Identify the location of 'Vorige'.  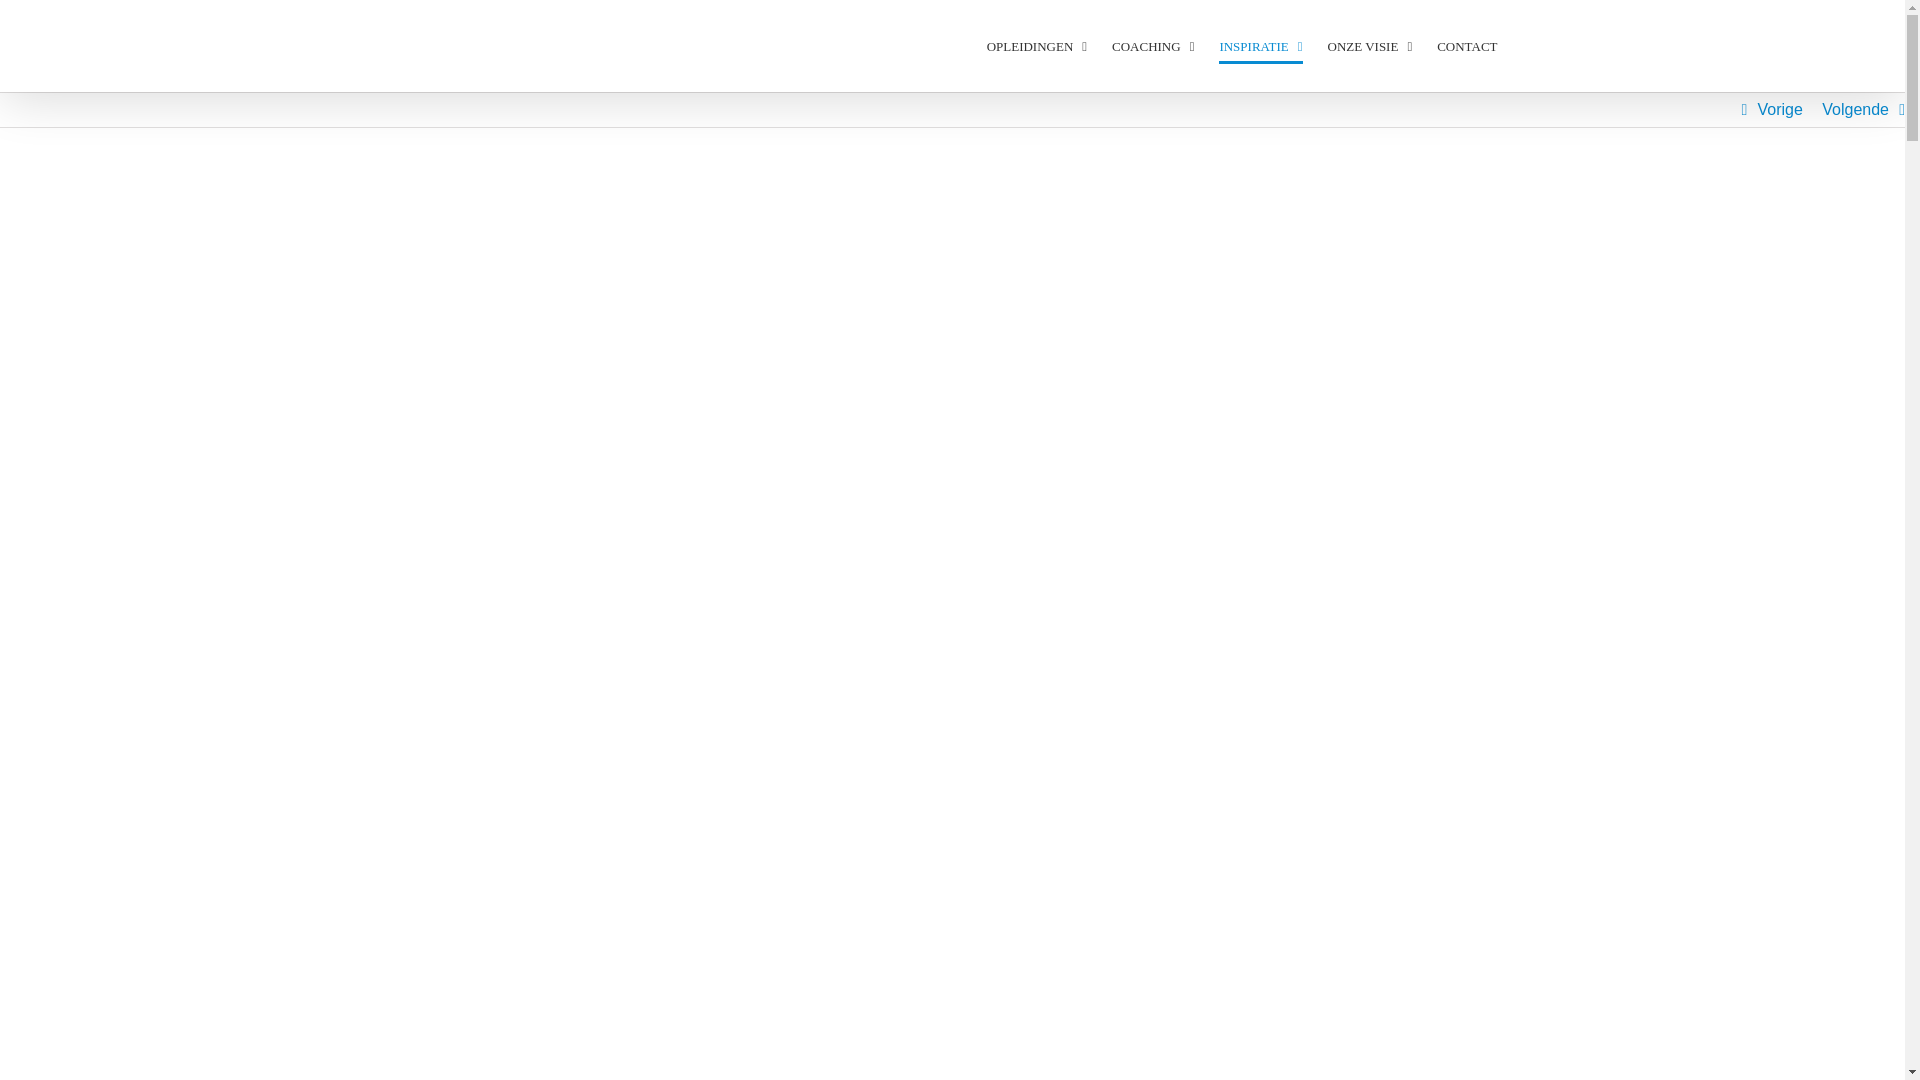
(1779, 110).